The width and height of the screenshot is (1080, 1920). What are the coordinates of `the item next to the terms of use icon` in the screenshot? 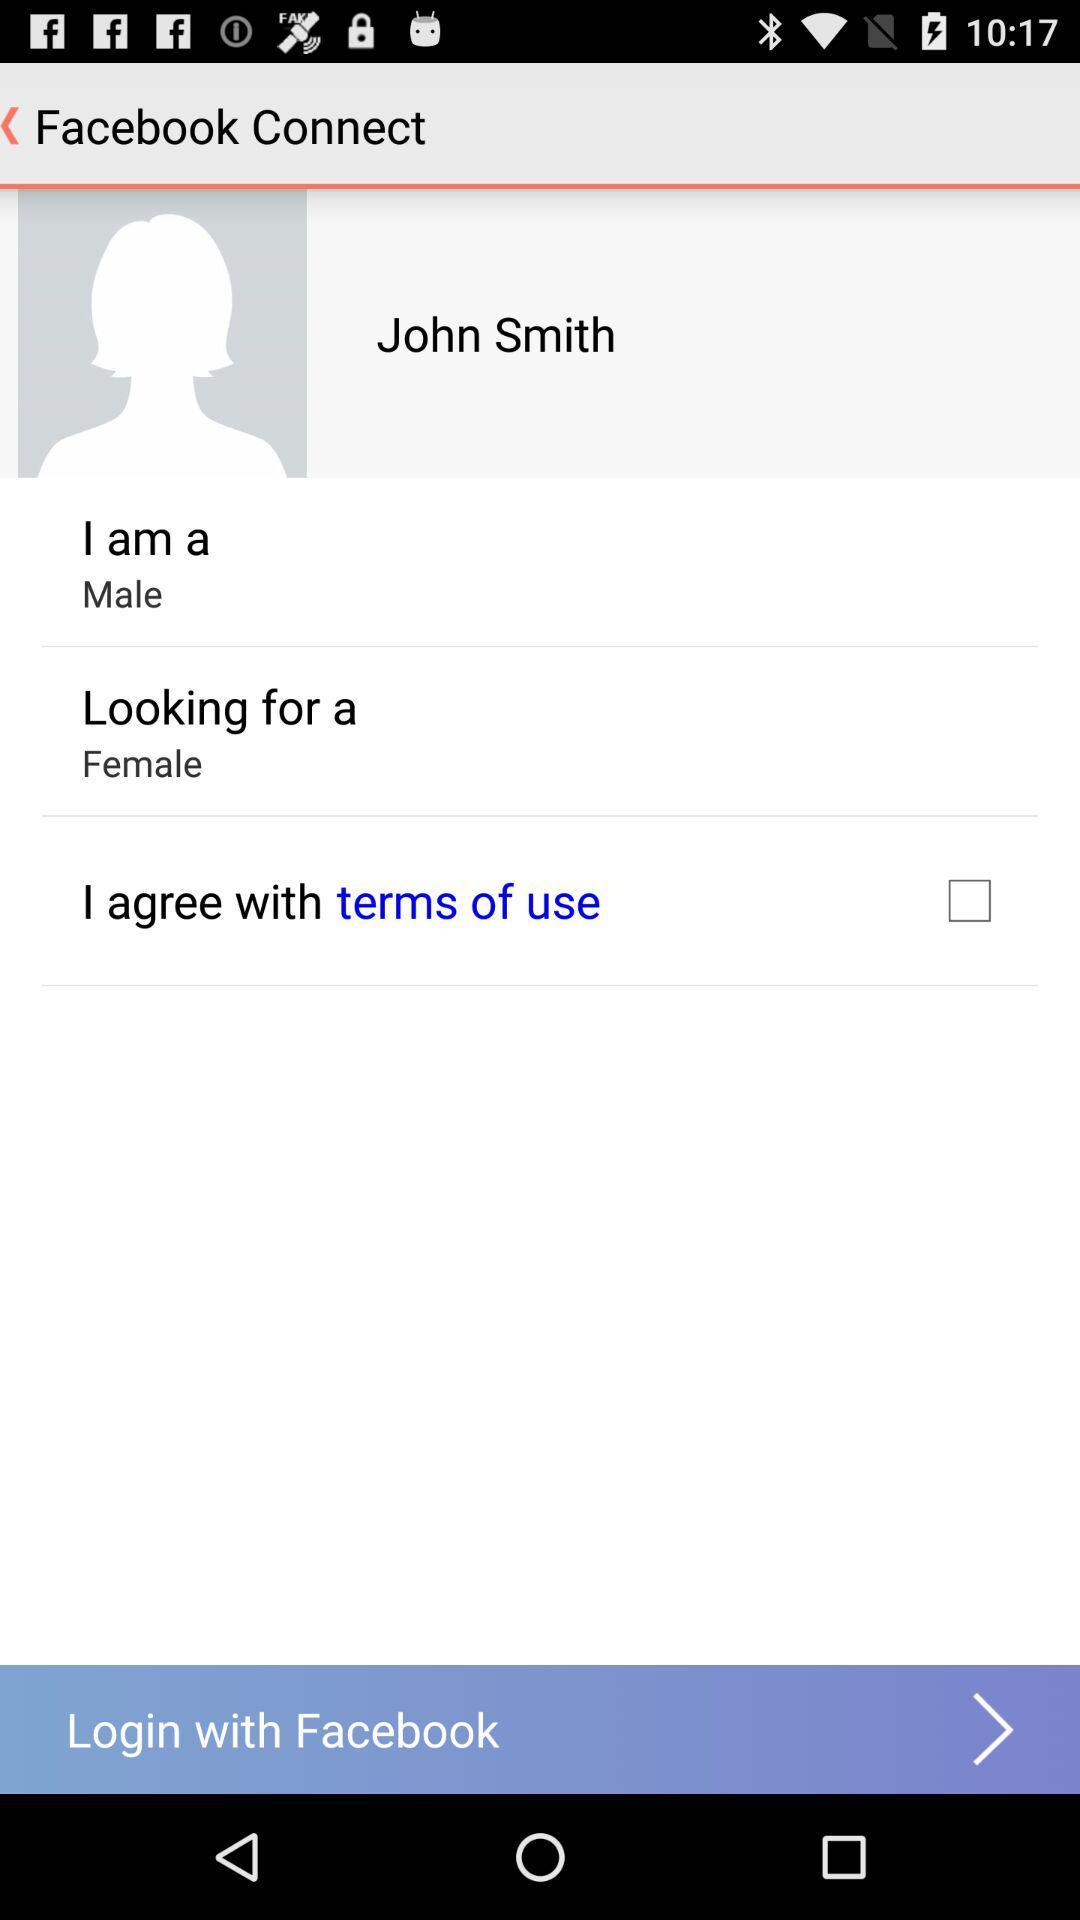 It's located at (968, 899).